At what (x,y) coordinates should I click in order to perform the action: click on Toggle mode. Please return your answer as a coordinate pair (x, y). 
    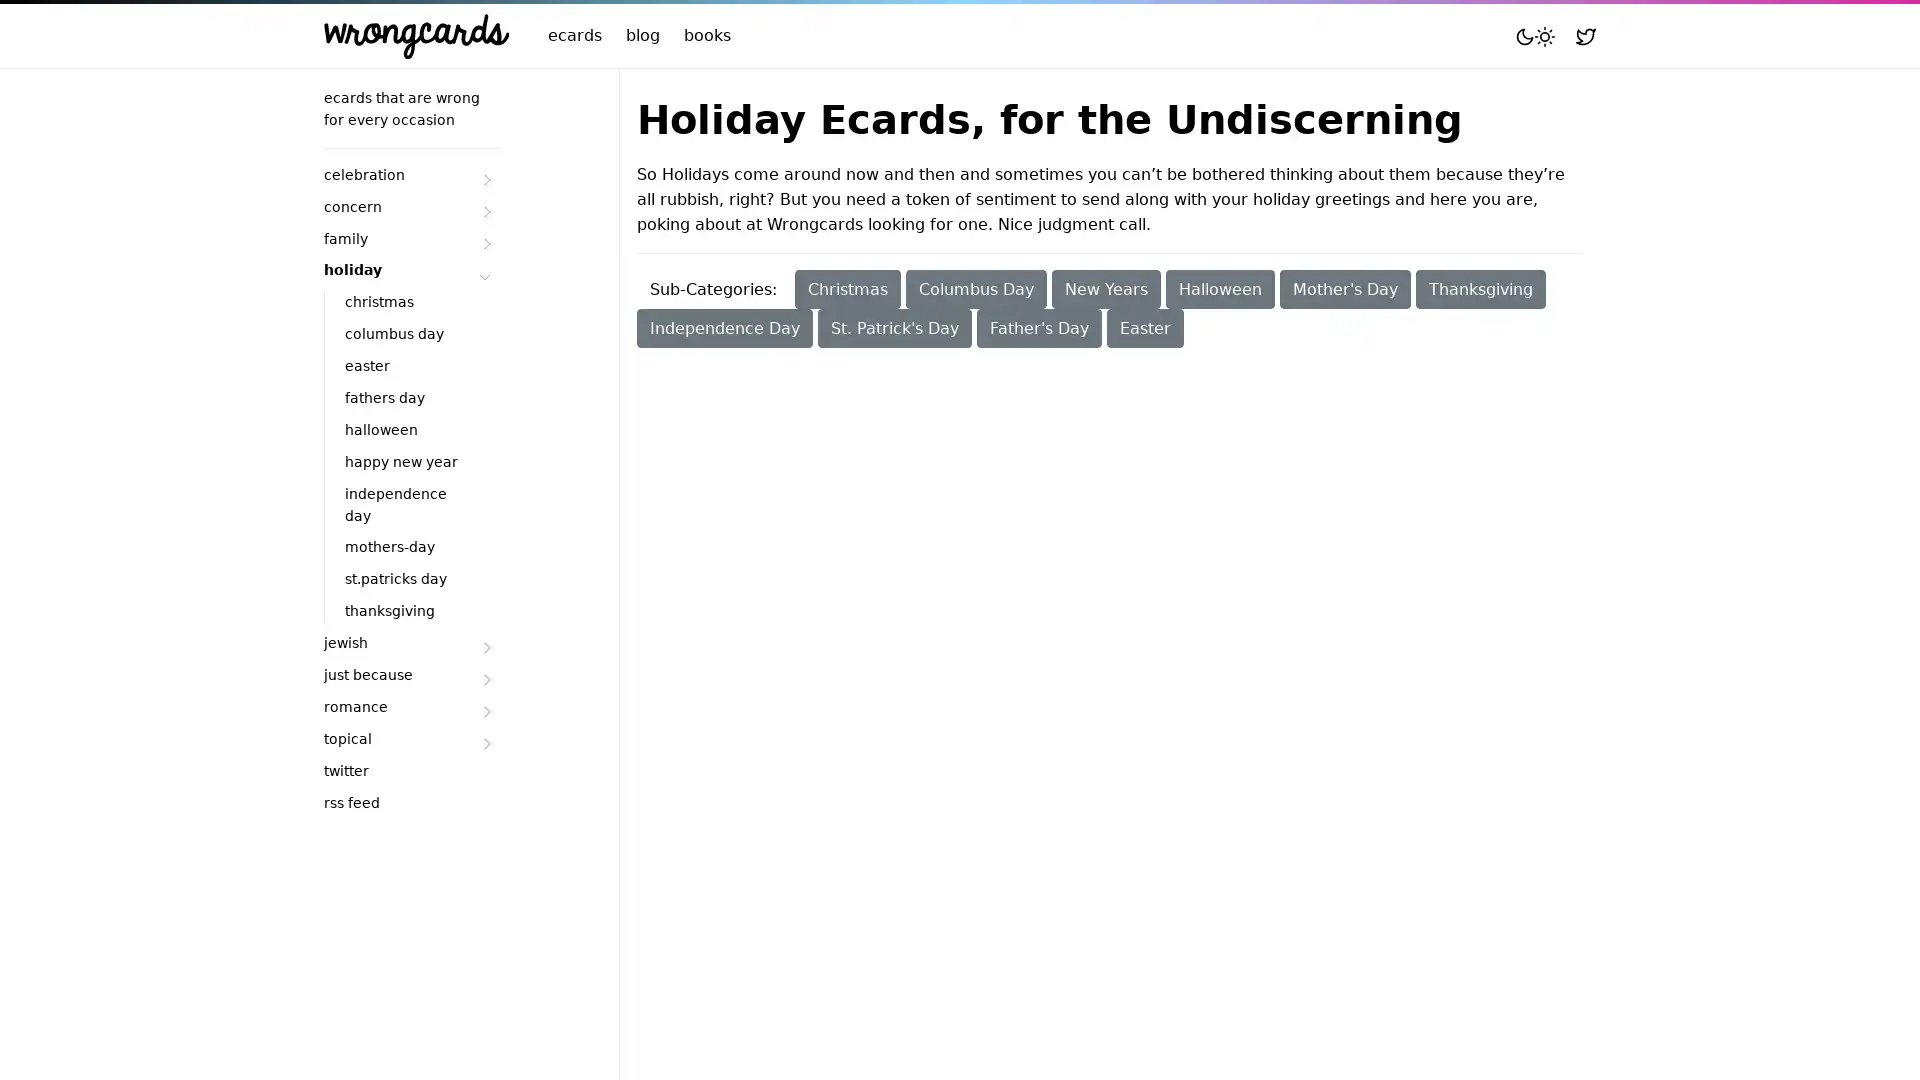
    Looking at the image, I should click on (1534, 35).